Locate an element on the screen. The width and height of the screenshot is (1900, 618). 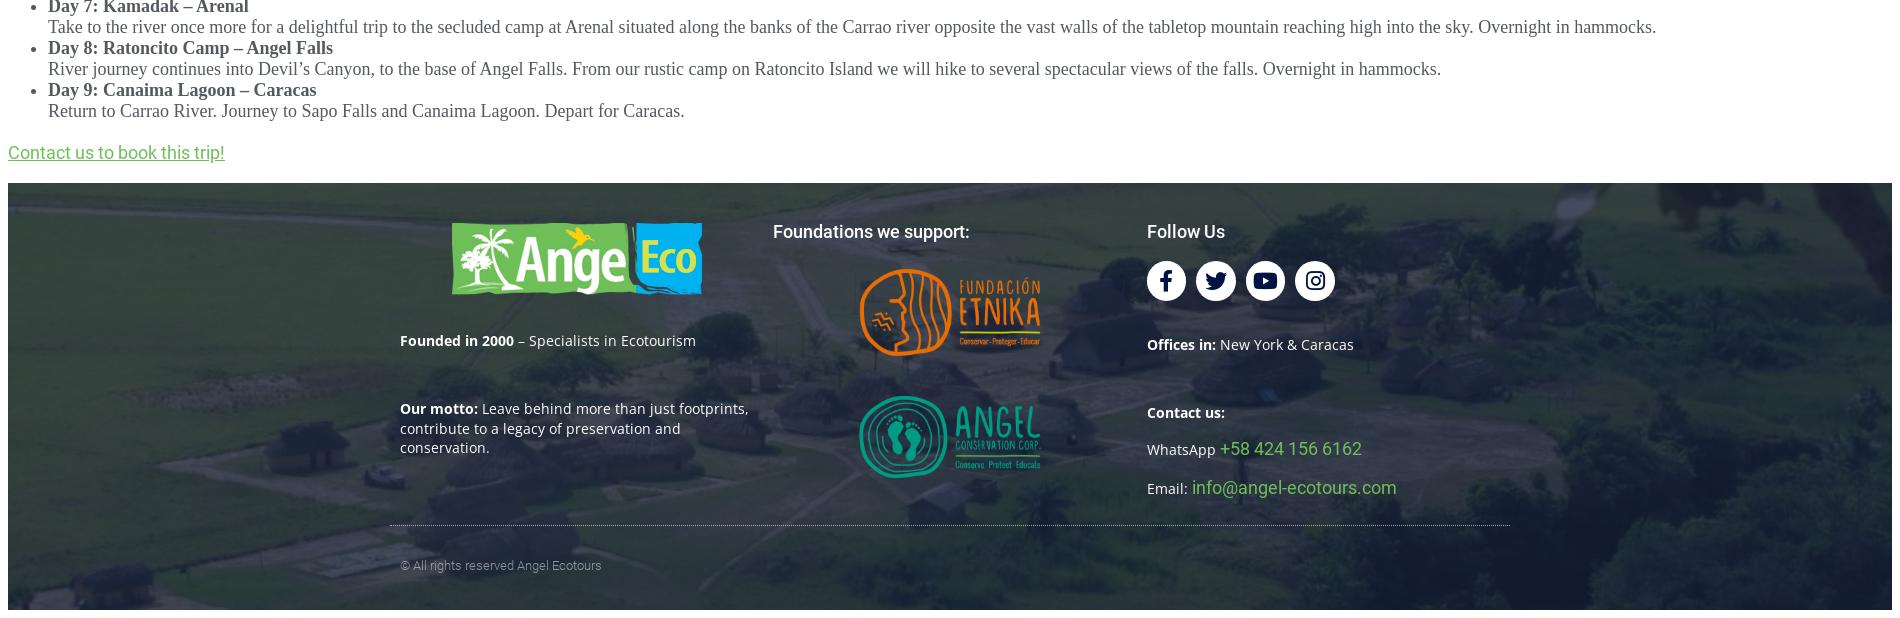
'Contact us to book this trip!' is located at coordinates (116, 151).